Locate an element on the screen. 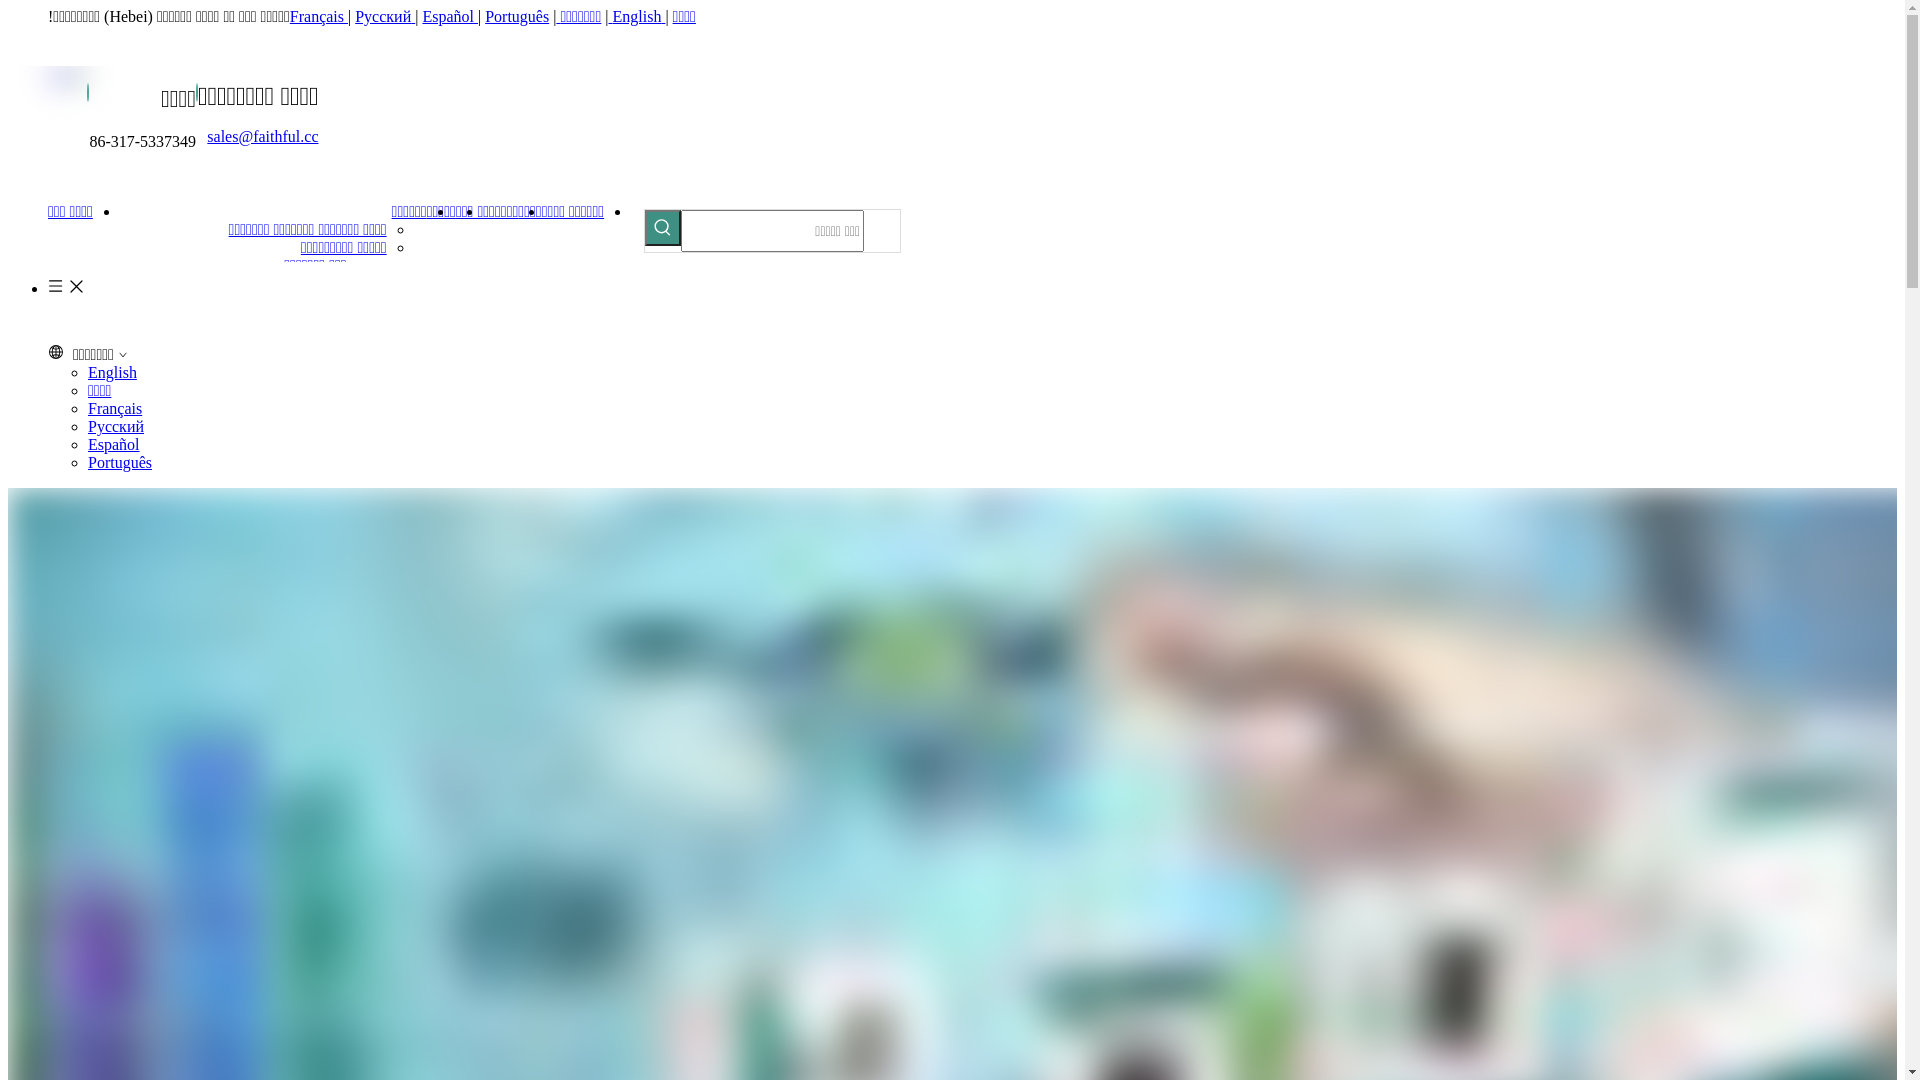 This screenshot has height=1080, width=1920. 'English' is located at coordinates (637, 16).